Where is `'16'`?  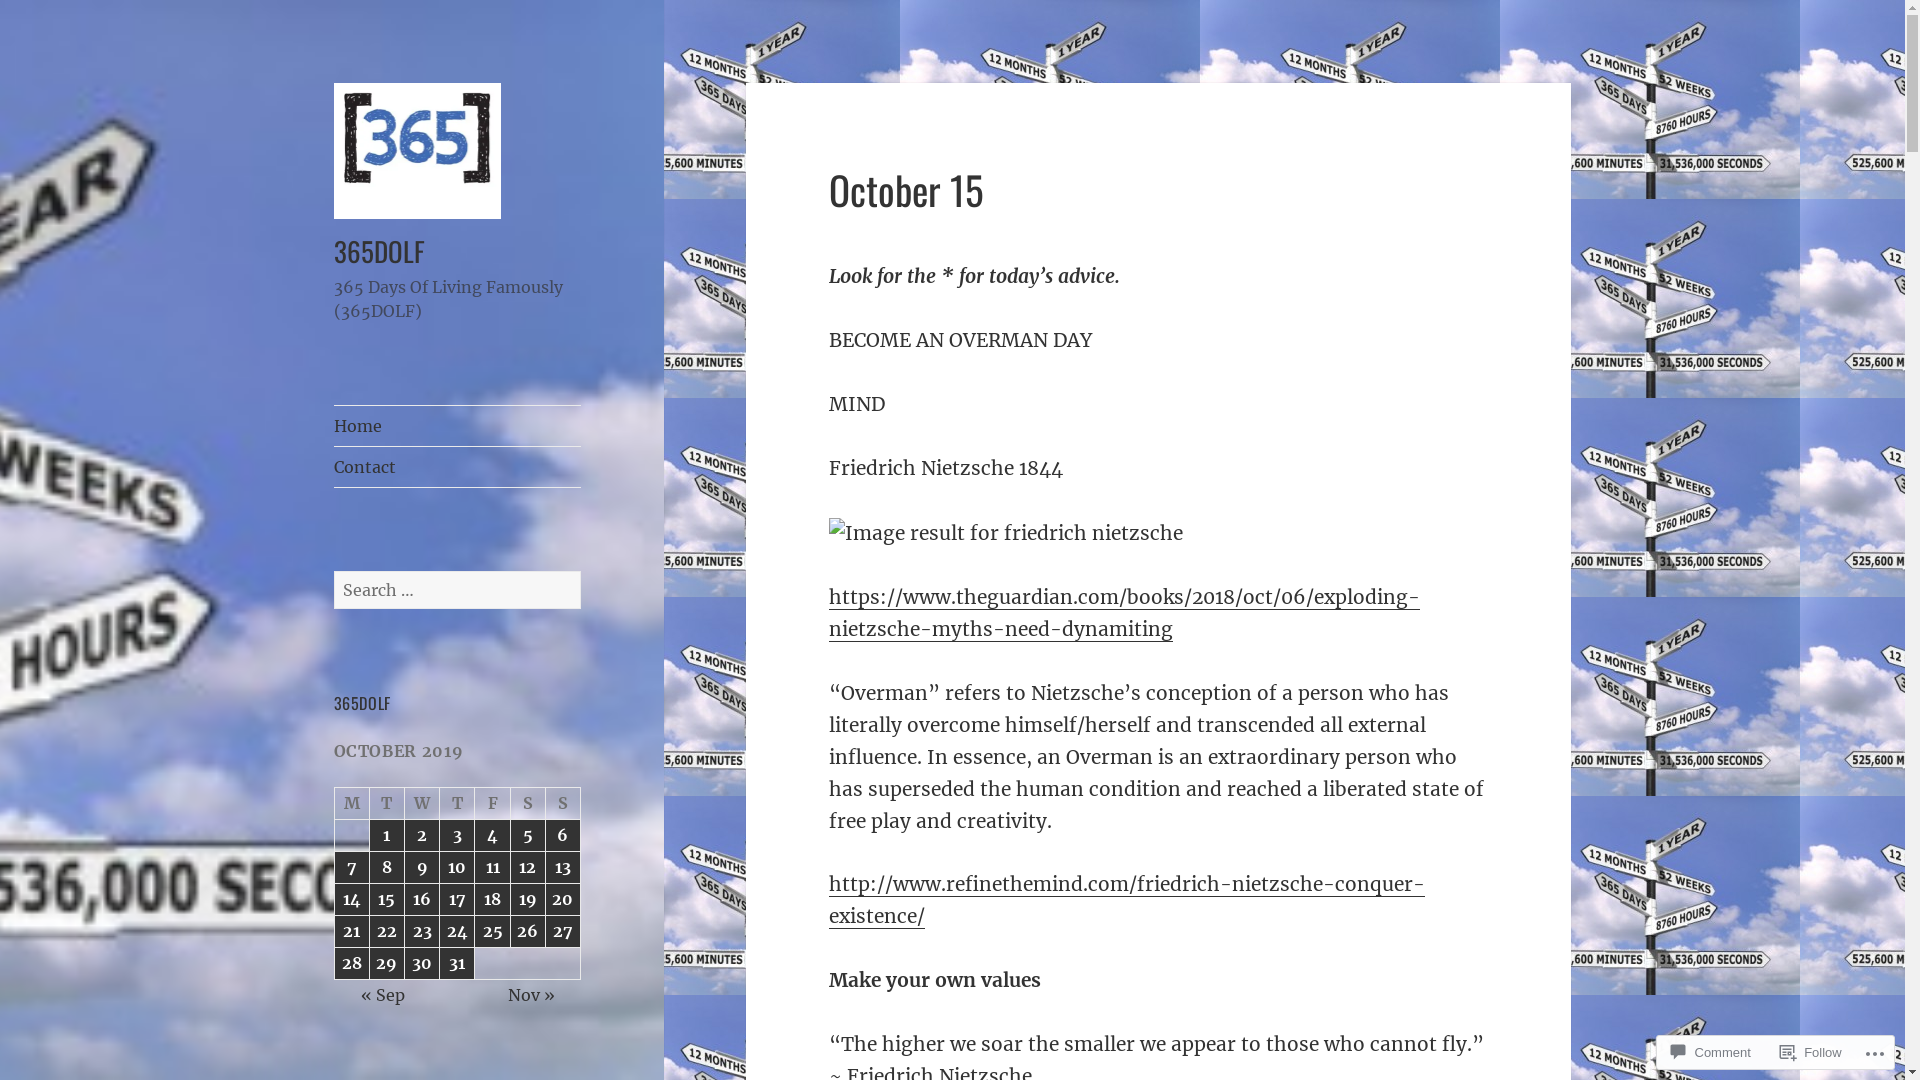 '16' is located at coordinates (421, 898).